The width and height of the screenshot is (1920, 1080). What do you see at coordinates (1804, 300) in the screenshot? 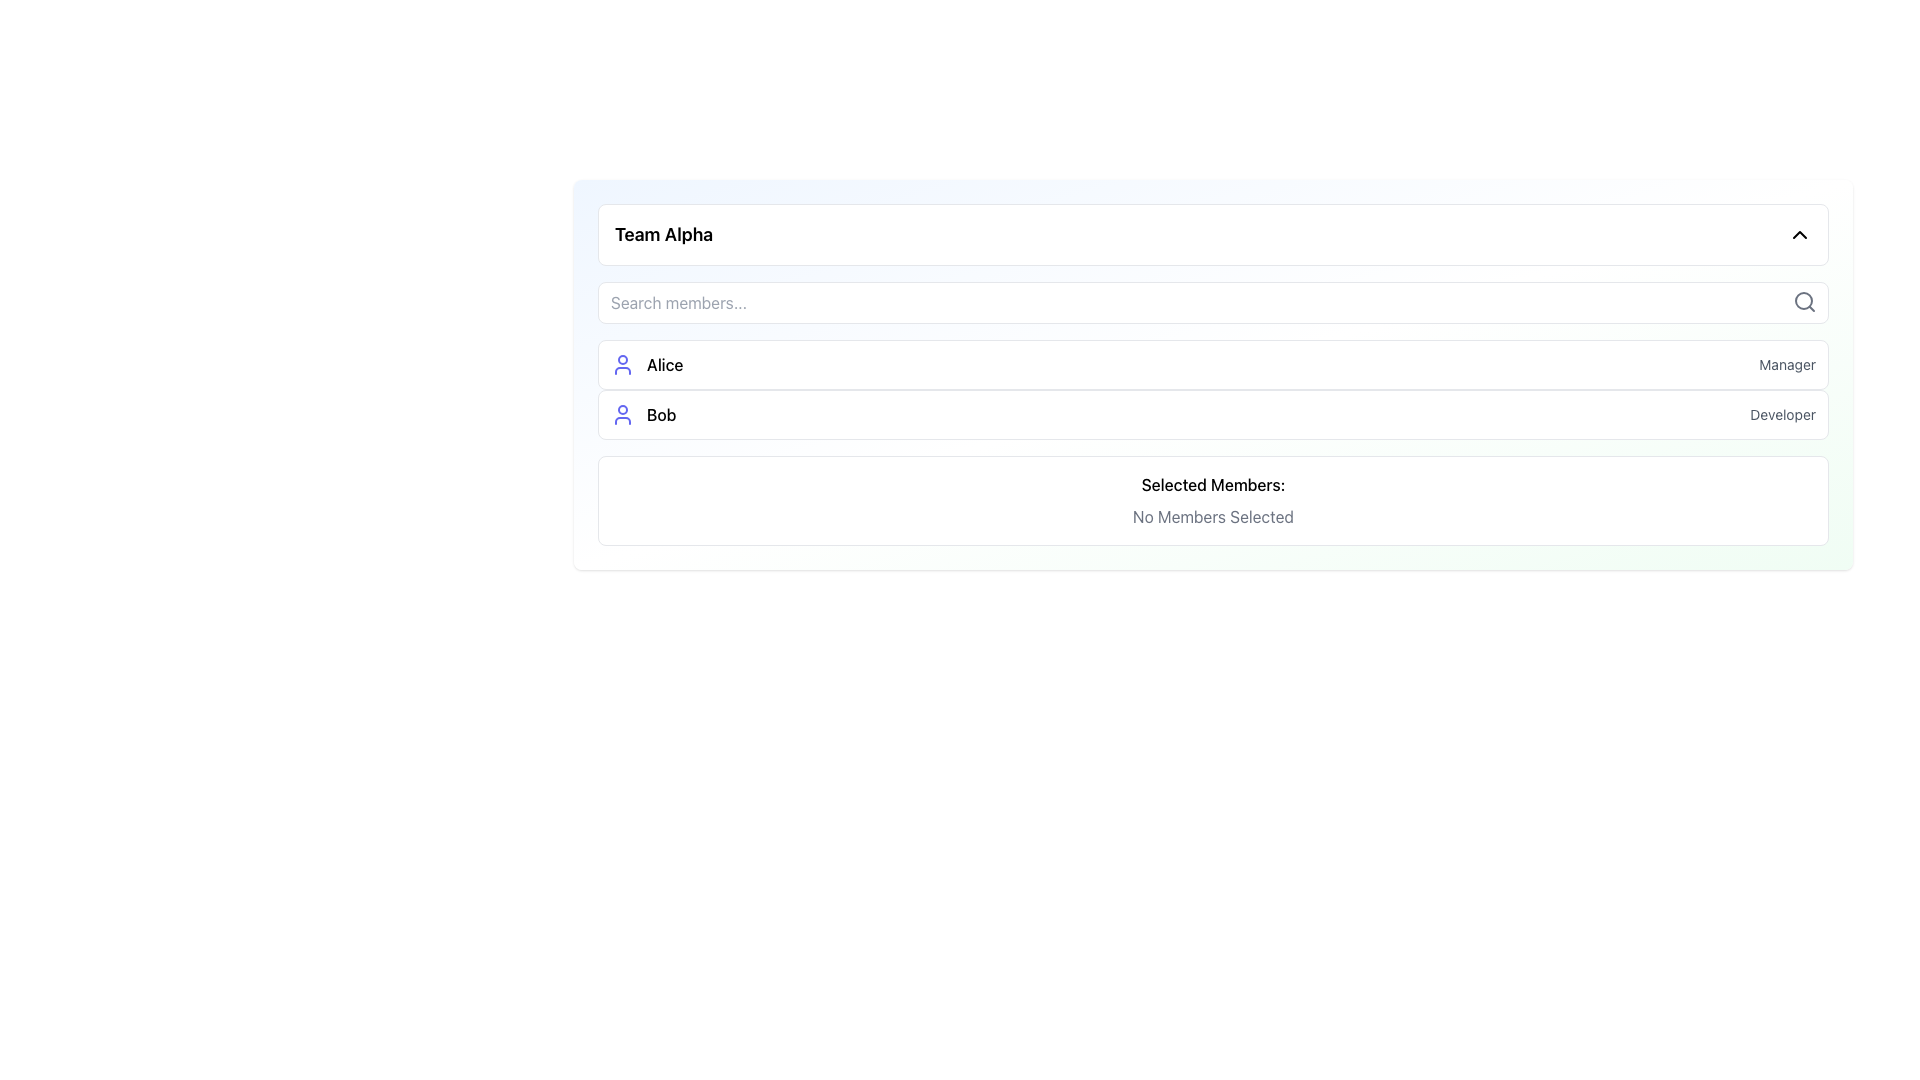
I see `the small circular shape resembling the magnifying glass lens in the search icon, located at the top-right of the search interface adjacent to the text input field` at bounding box center [1804, 300].